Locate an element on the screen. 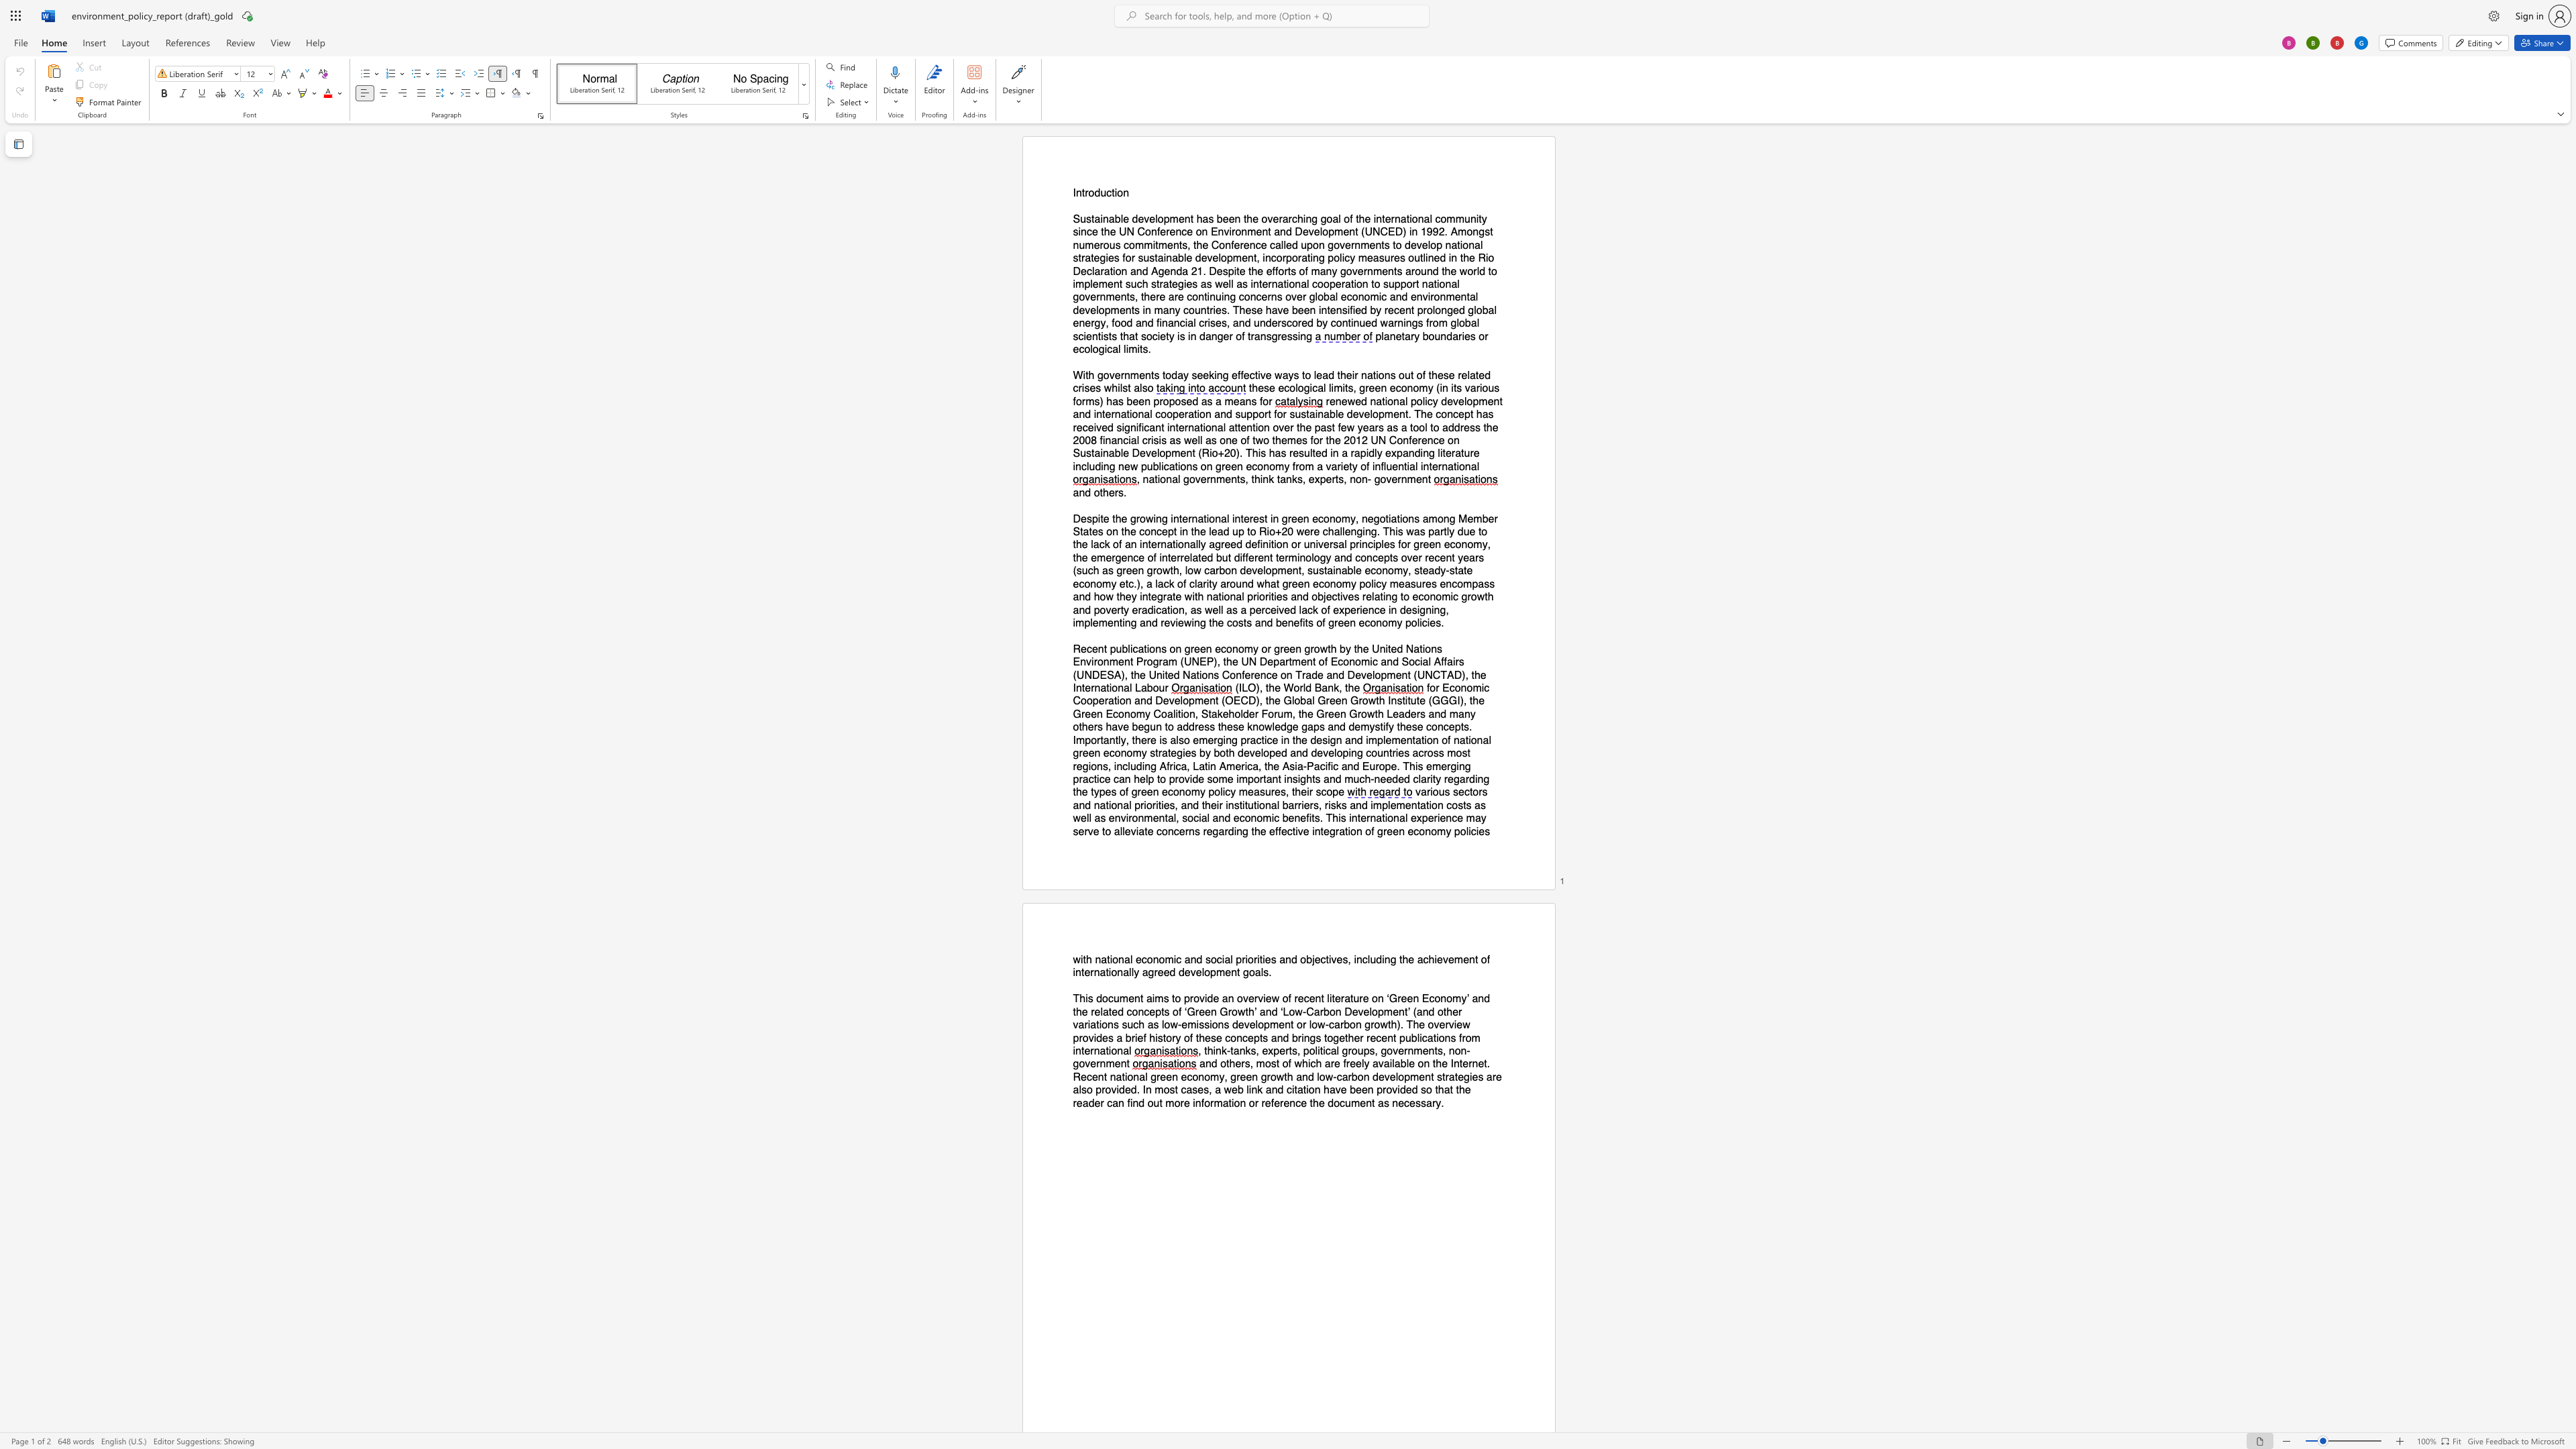 This screenshot has width=2576, height=1449. the 2th character "b" in the text is located at coordinates (1219, 557).